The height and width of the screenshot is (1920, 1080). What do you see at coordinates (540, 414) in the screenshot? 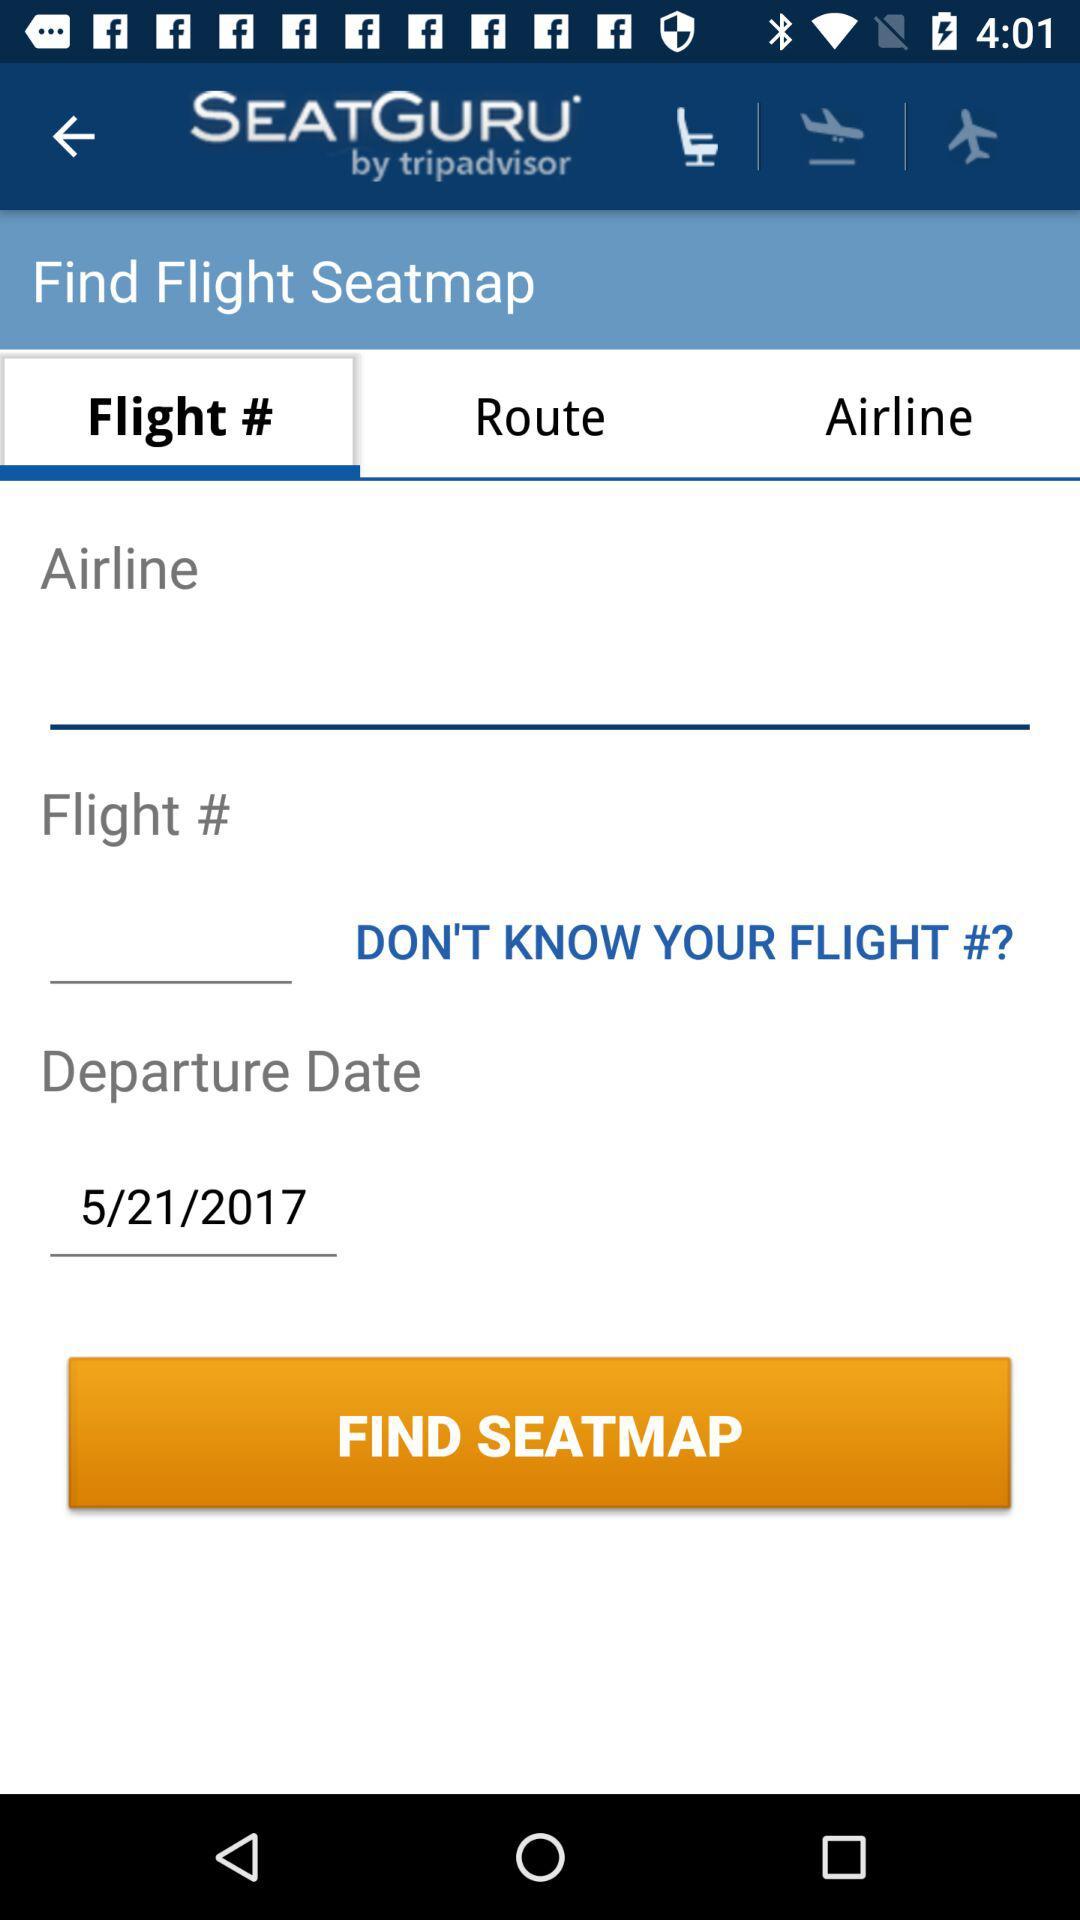
I see `the icon next to the flight # icon` at bounding box center [540, 414].